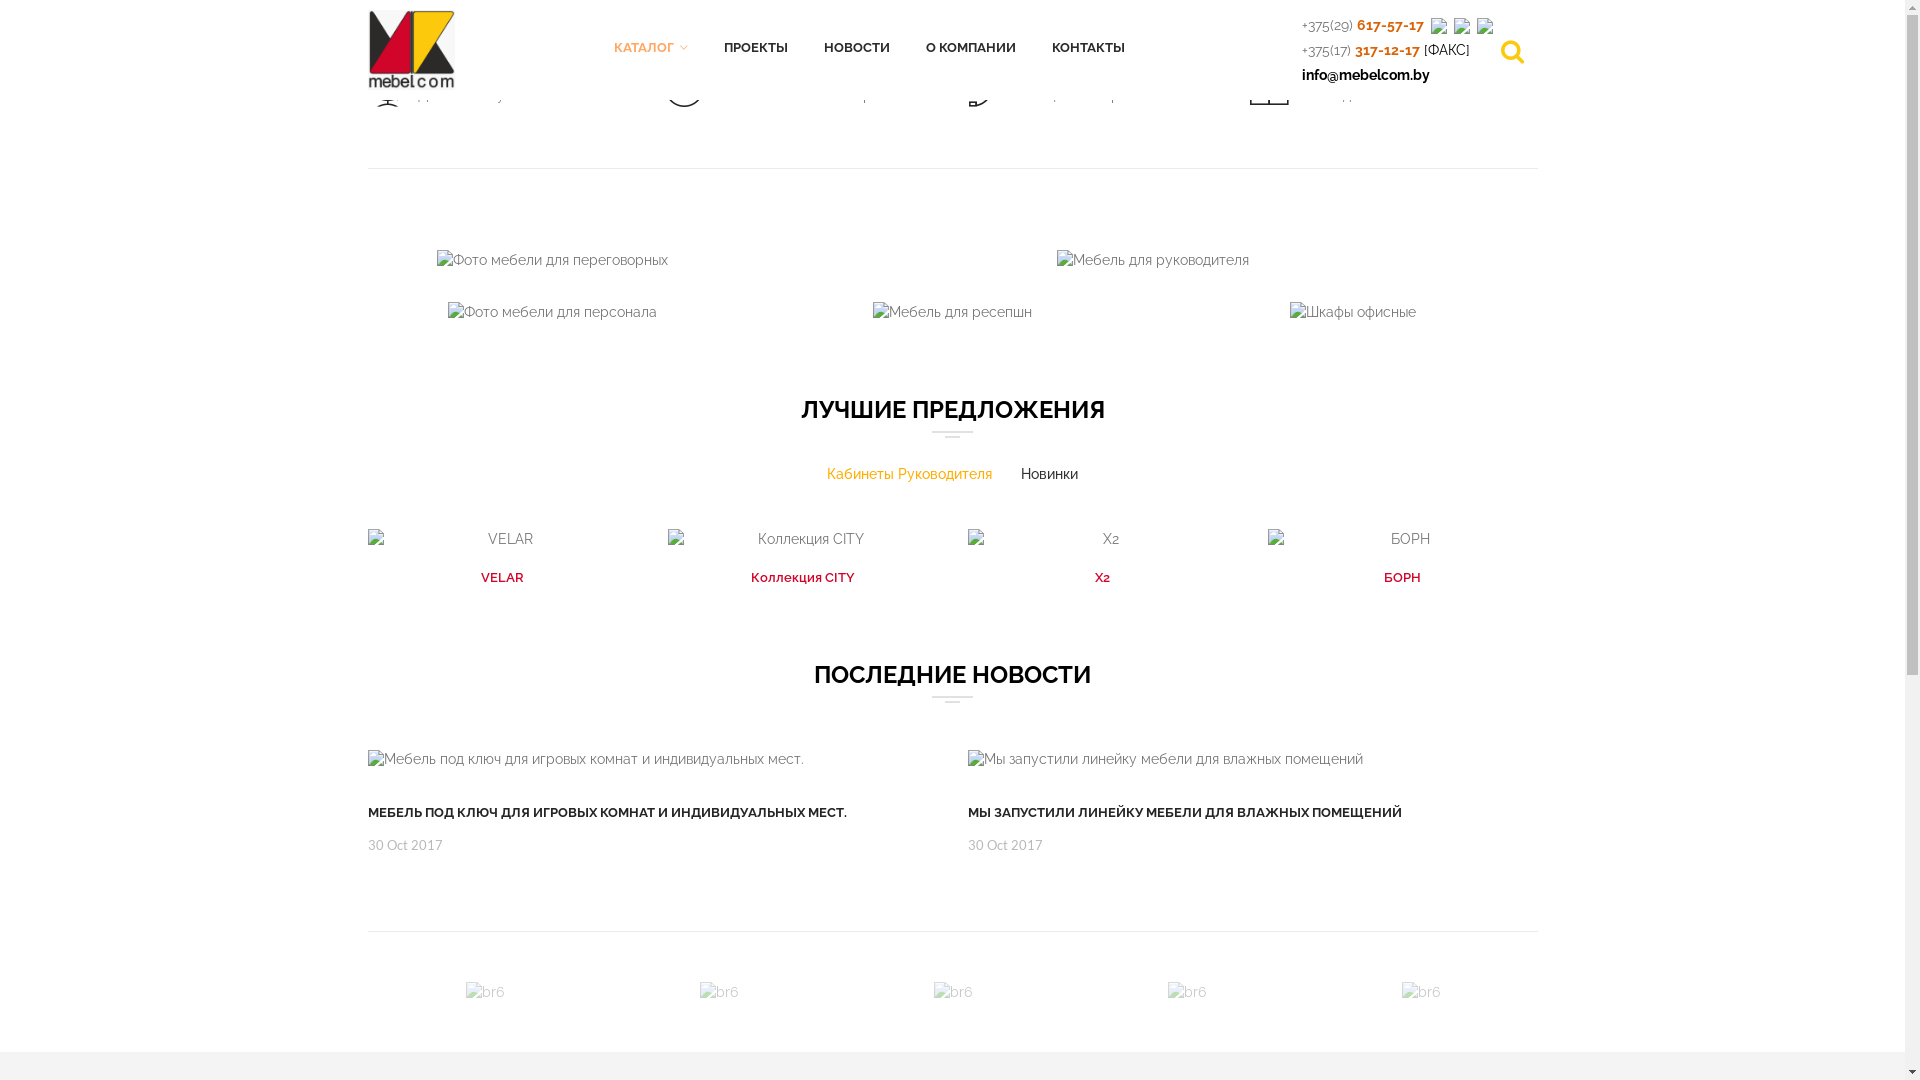  What do you see at coordinates (1365, 73) in the screenshot?
I see `'info@mebelcom.by'` at bounding box center [1365, 73].